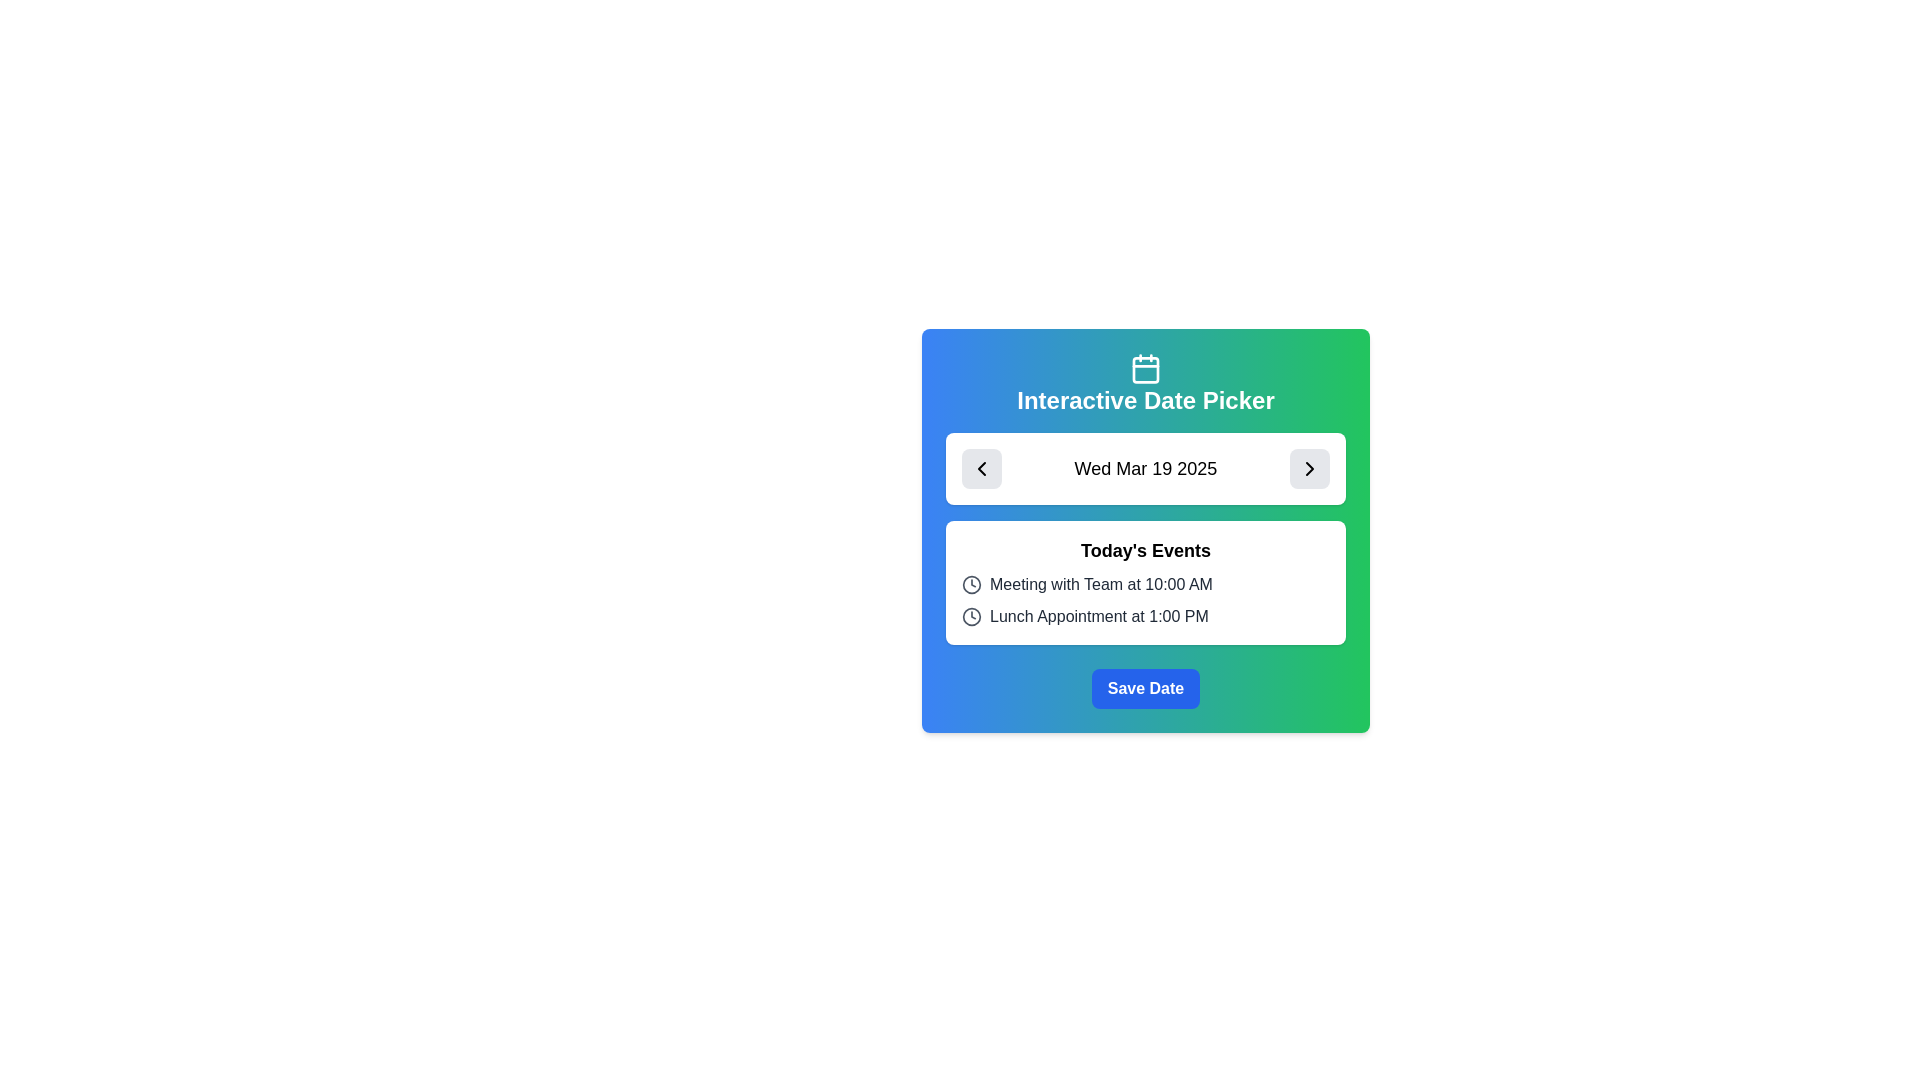 The image size is (1920, 1080). I want to click on the rightward-pointing chevron icon button located to the far right of the date text 'Wed Mar 19 2025', so click(1310, 469).